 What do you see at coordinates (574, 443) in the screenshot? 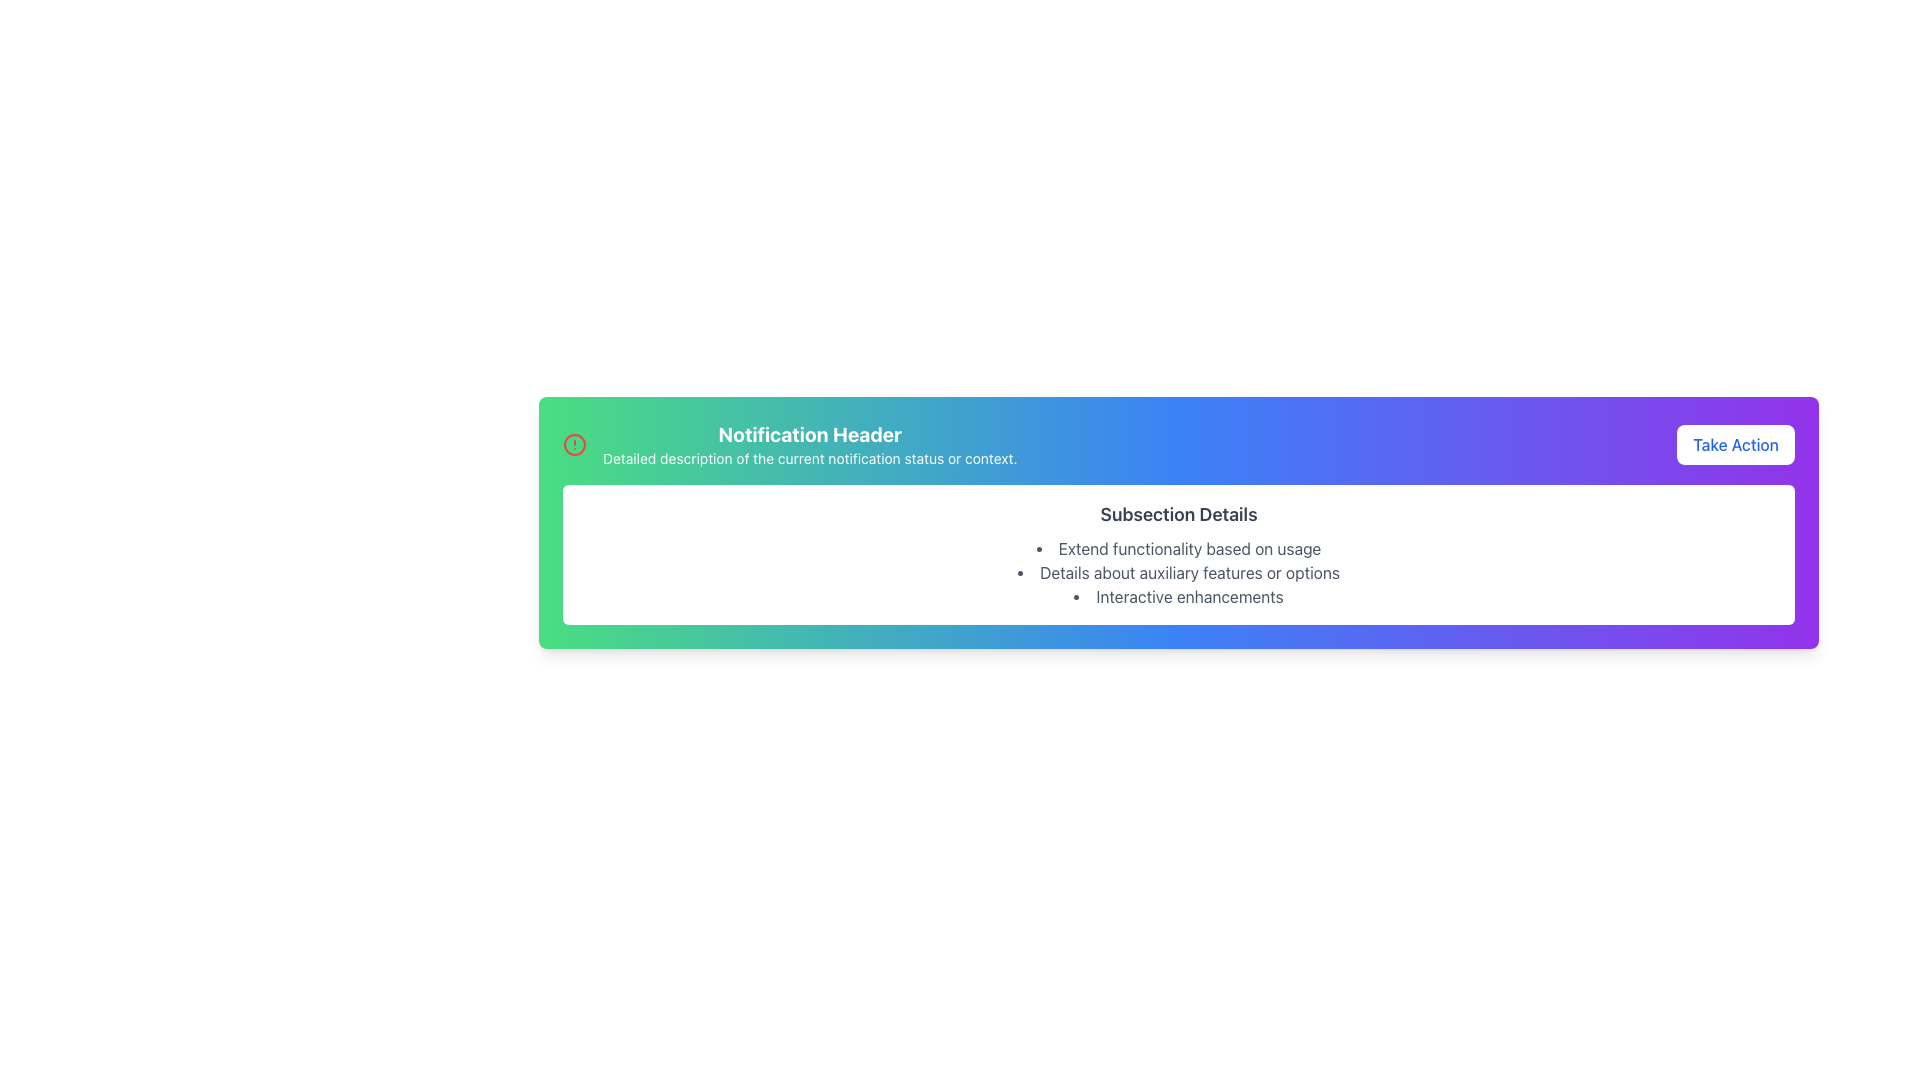
I see `the circular shape within the decorative icon located at the top-left corner of the green notification card` at bounding box center [574, 443].